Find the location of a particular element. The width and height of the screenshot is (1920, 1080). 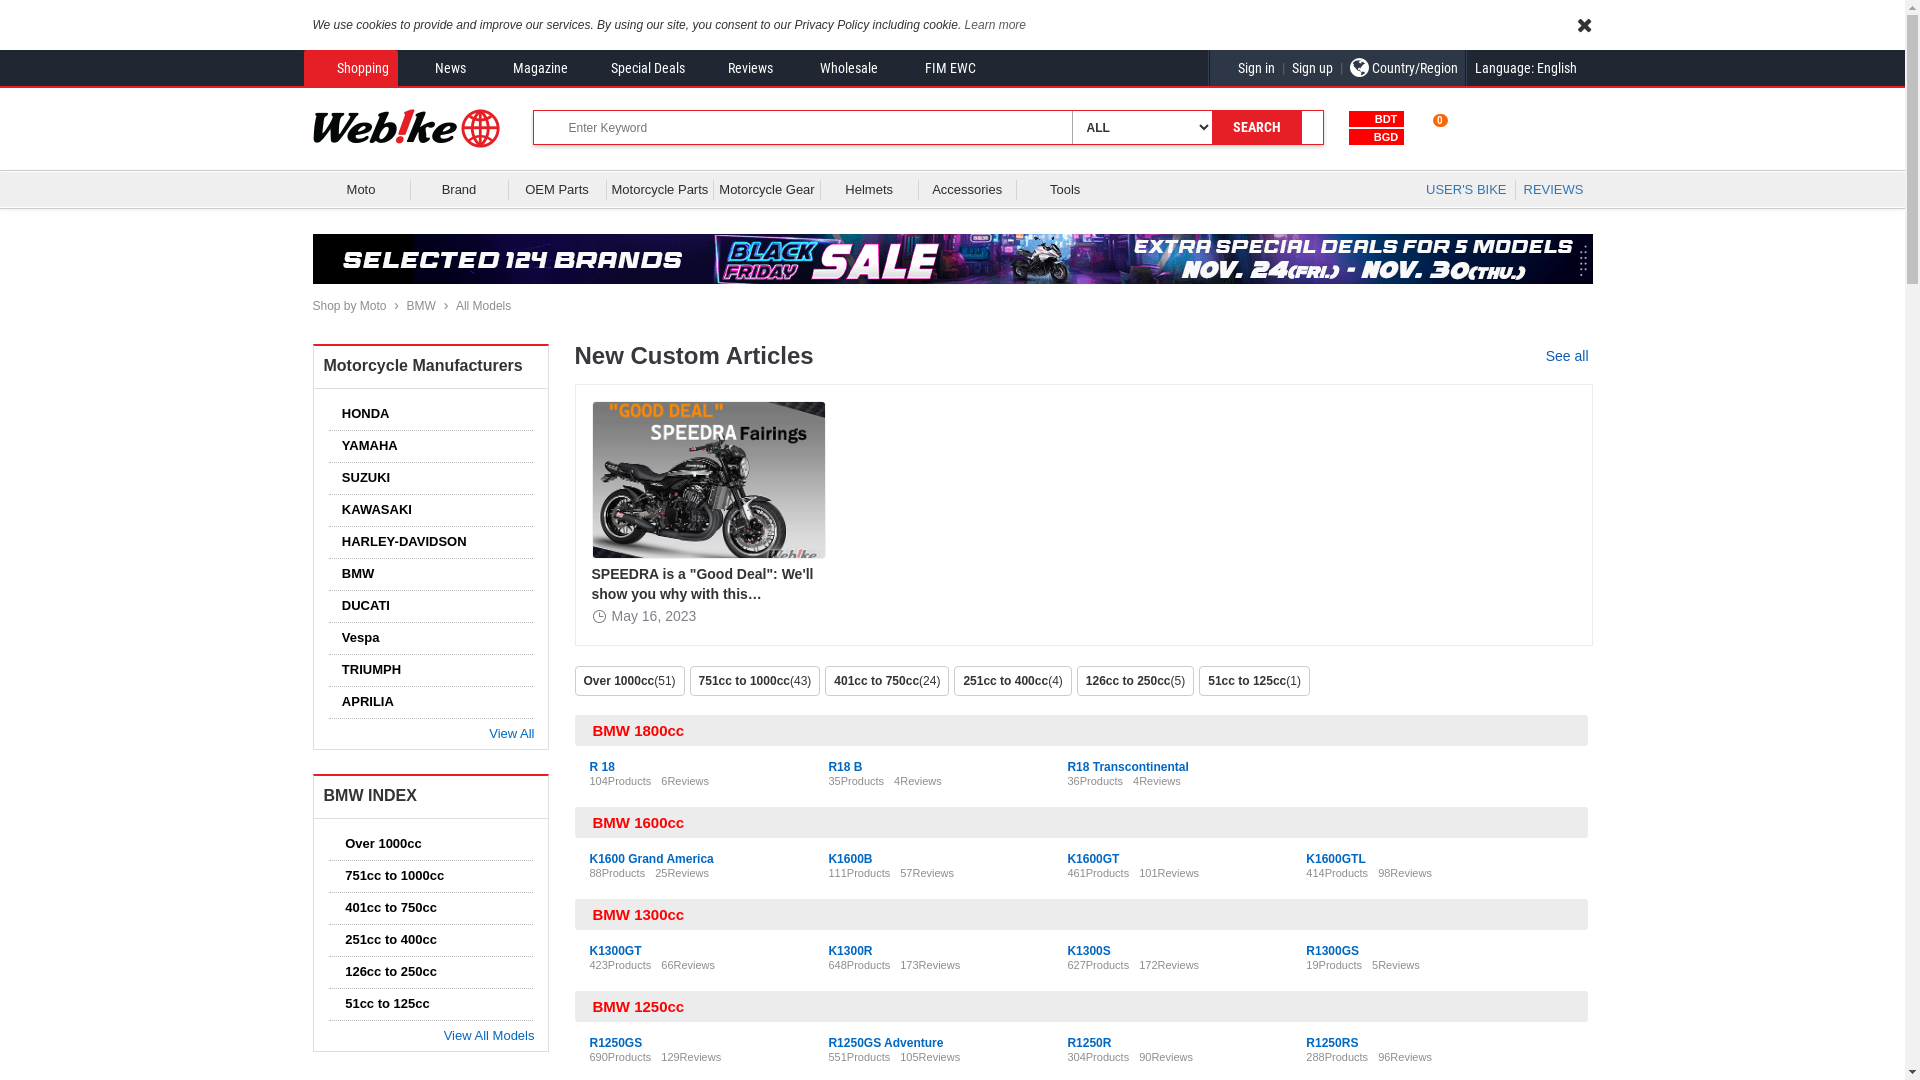

'REVIEWS' is located at coordinates (1553, 189).